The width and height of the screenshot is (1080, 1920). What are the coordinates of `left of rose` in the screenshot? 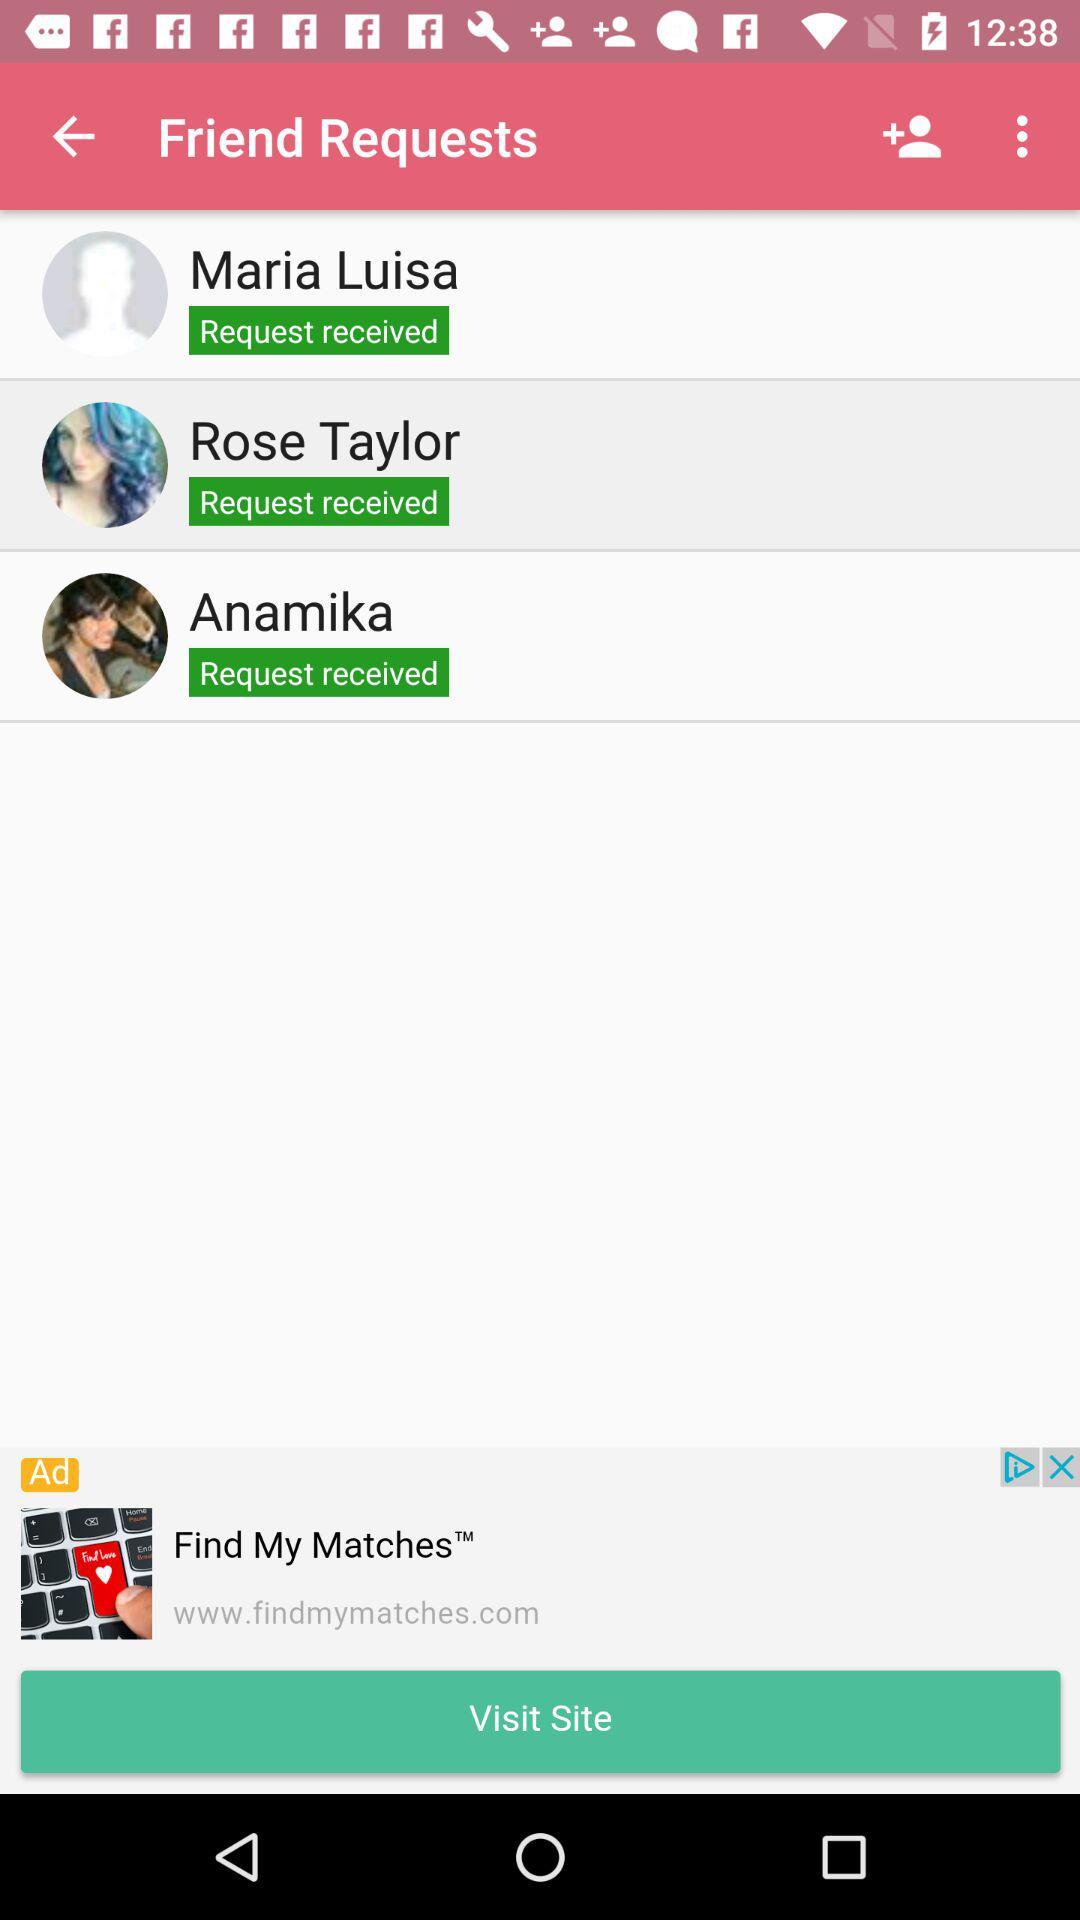 It's located at (104, 464).